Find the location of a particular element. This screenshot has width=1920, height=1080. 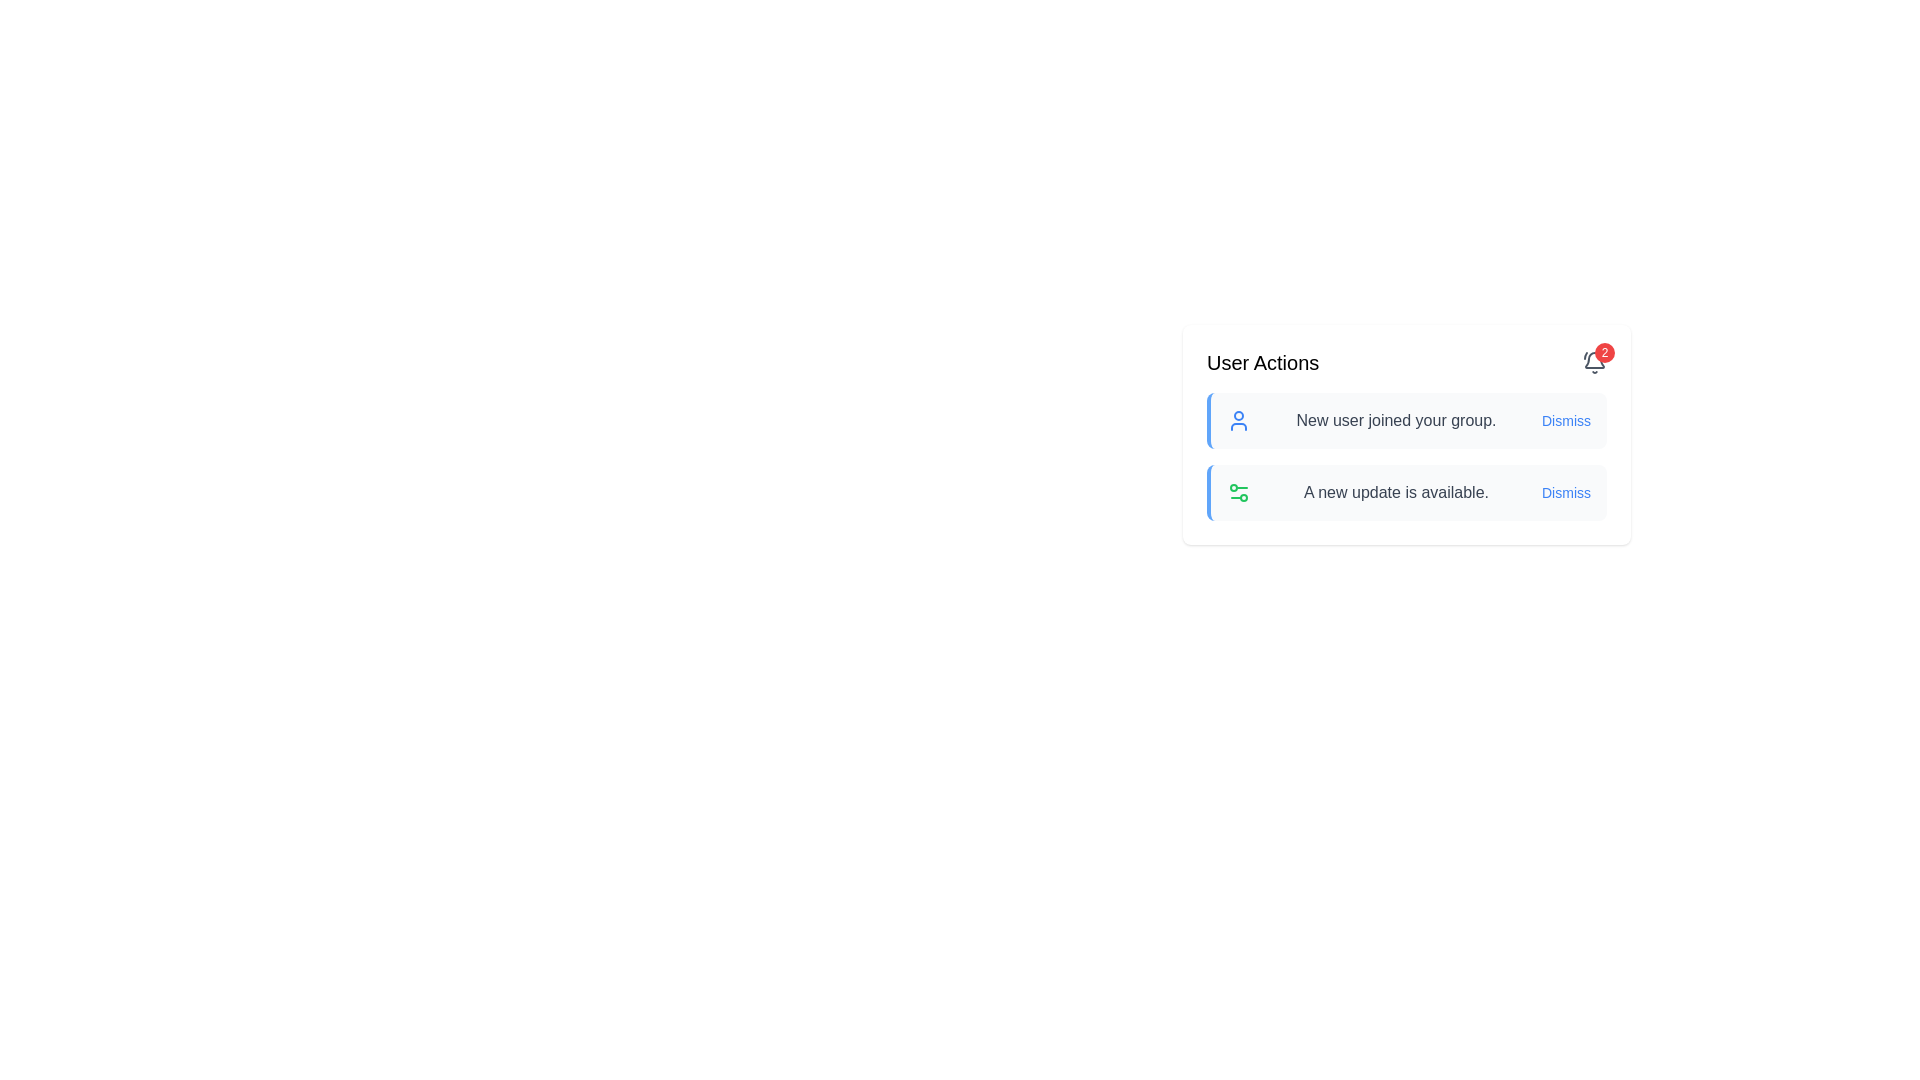

the notification indicator icon located in the top-right corner of the 'User Actions' card to observe its status or effect is located at coordinates (1593, 360).